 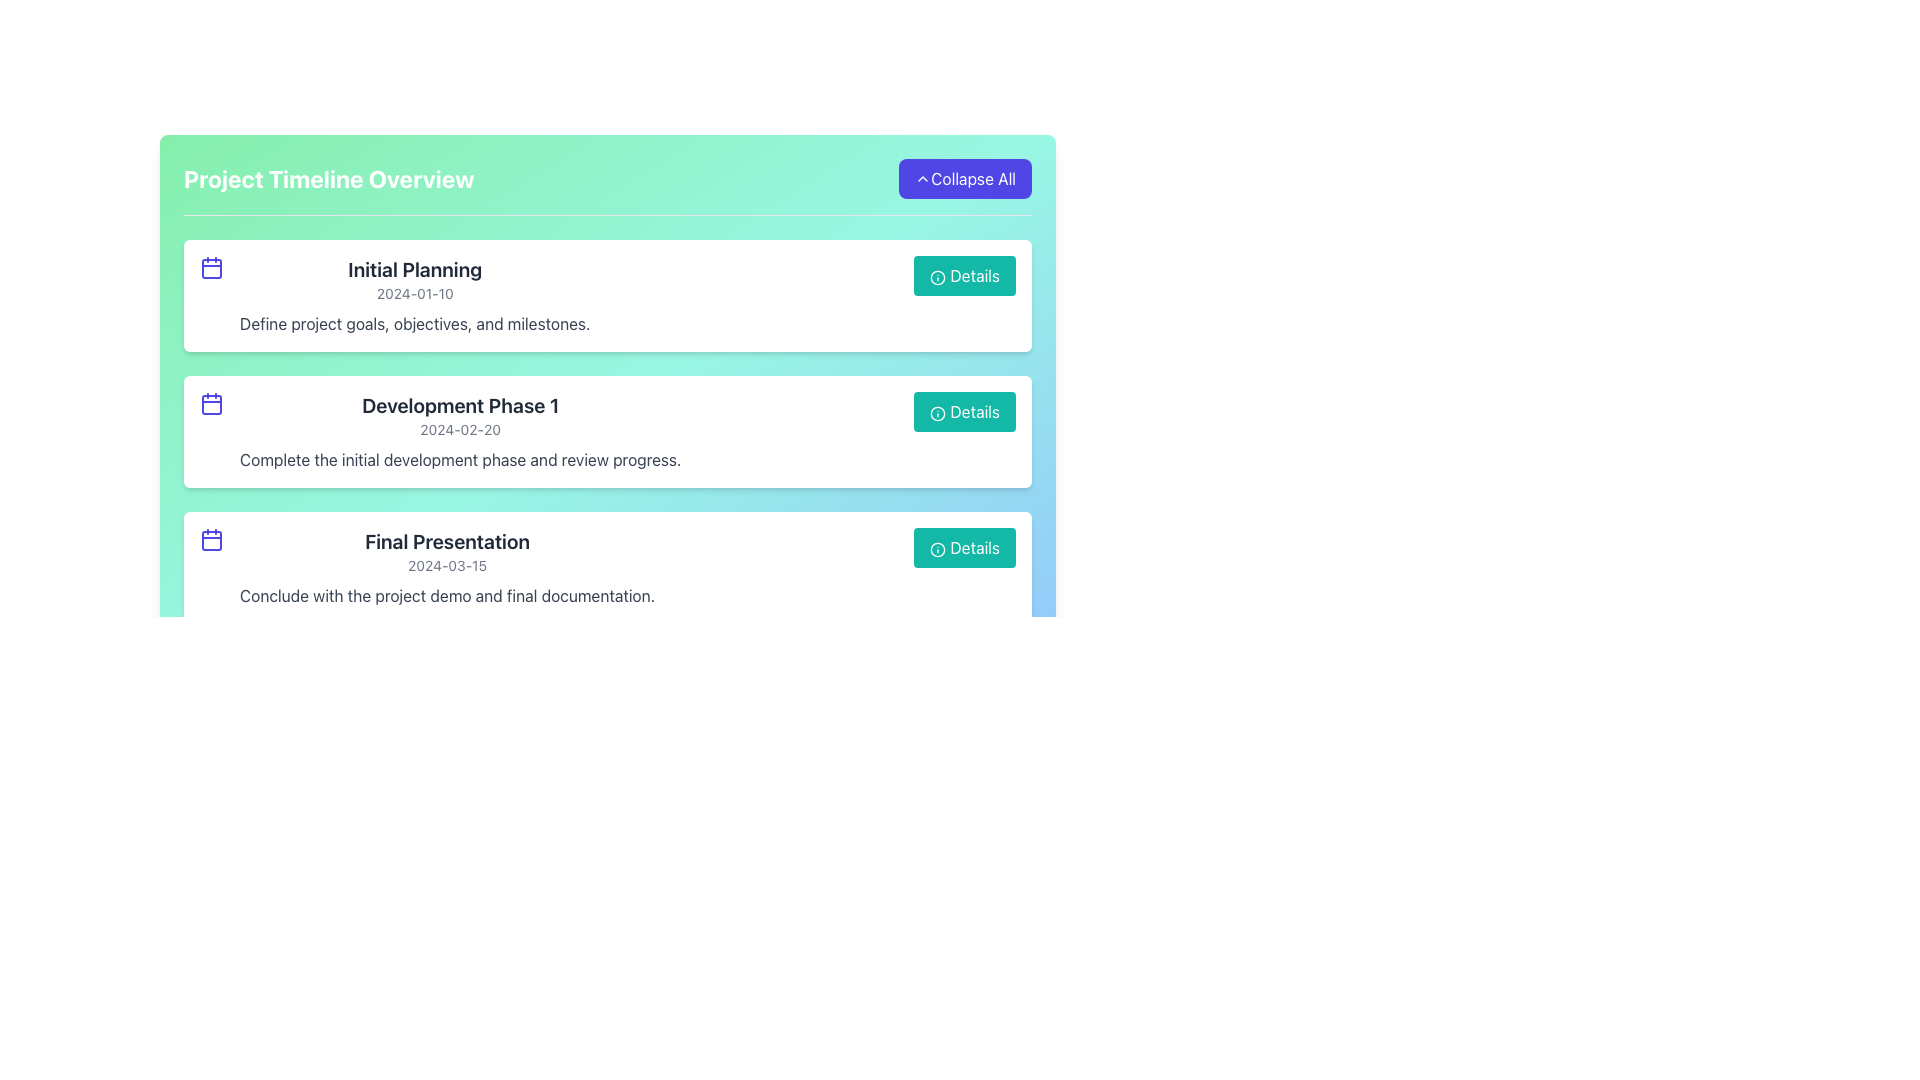 What do you see at coordinates (607, 431) in the screenshot?
I see `the timeline entry card styled with a white background and teal 'Details' button in the 'Project Timeline Overview' section for interaction` at bounding box center [607, 431].